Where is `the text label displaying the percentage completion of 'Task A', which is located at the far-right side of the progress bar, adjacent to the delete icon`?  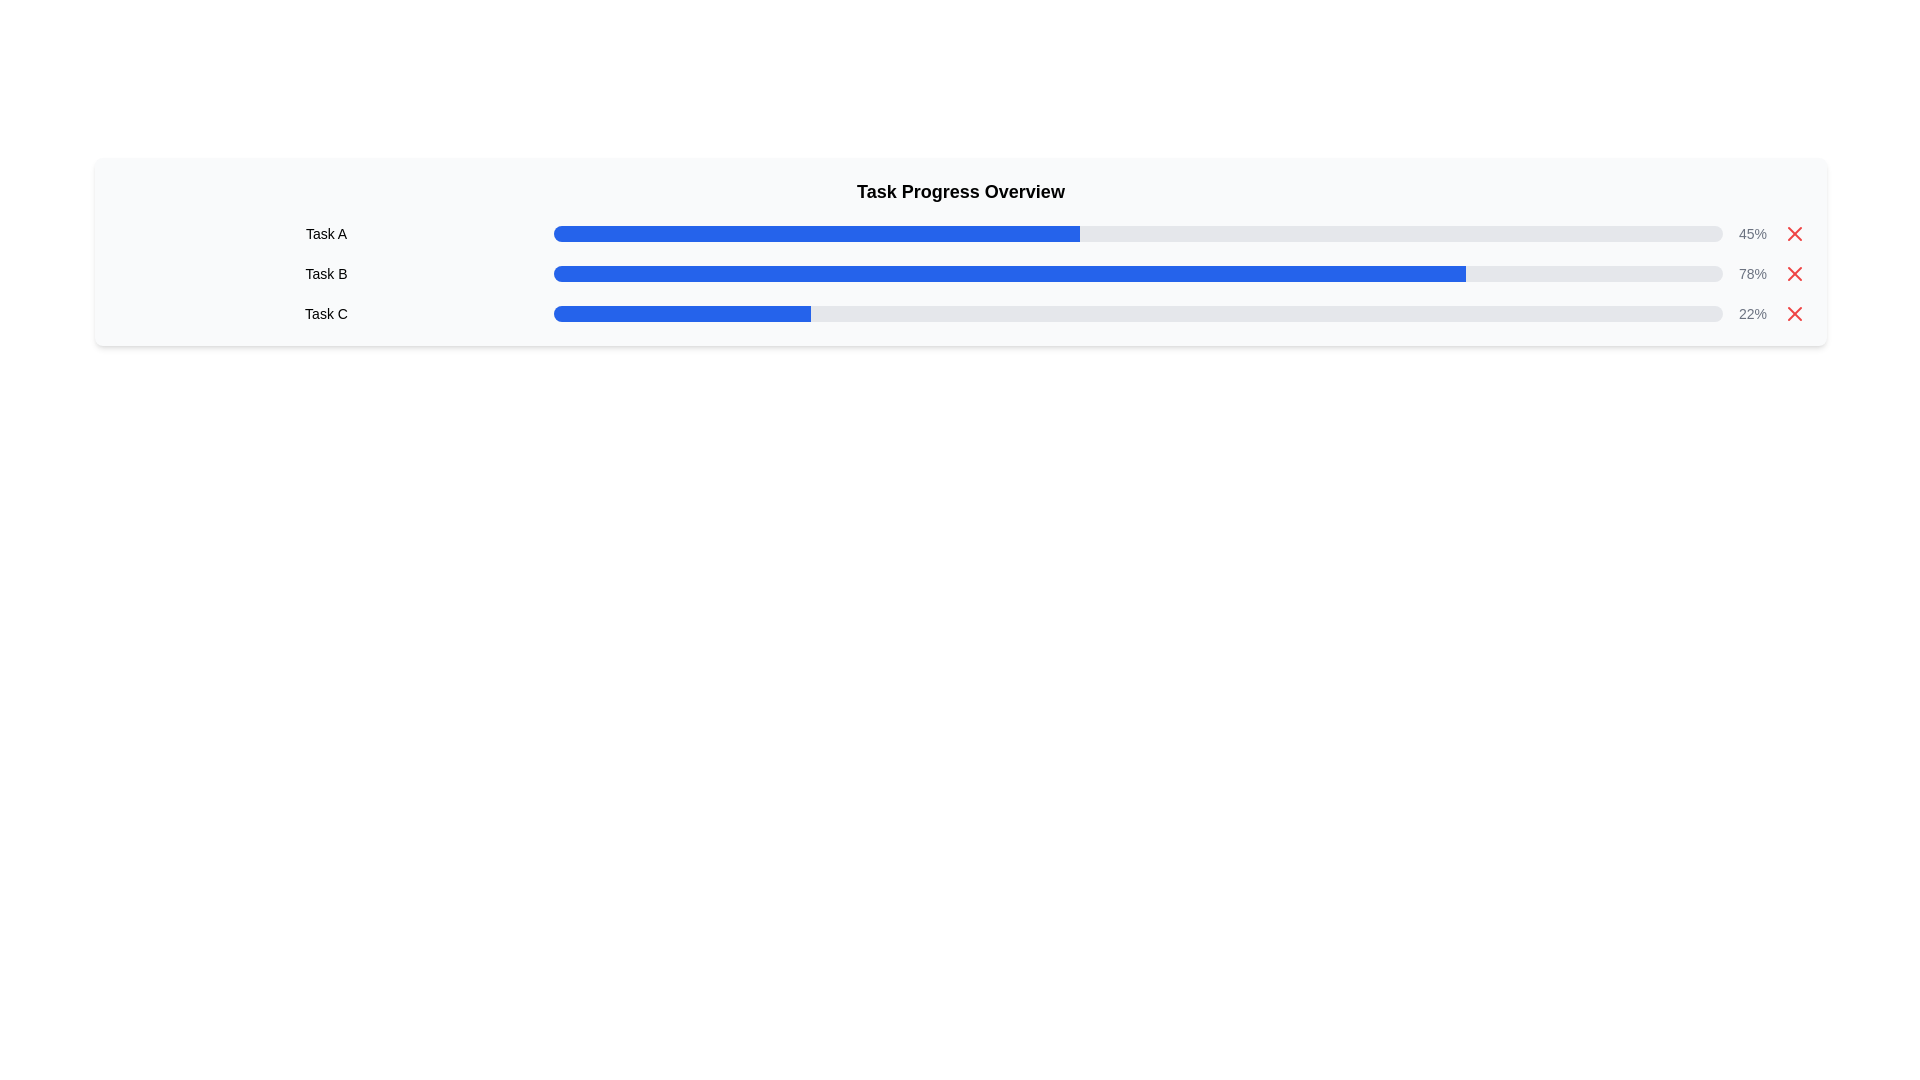
the text label displaying the percentage completion of 'Task A', which is located at the far-right side of the progress bar, adjacent to the delete icon is located at coordinates (1751, 233).